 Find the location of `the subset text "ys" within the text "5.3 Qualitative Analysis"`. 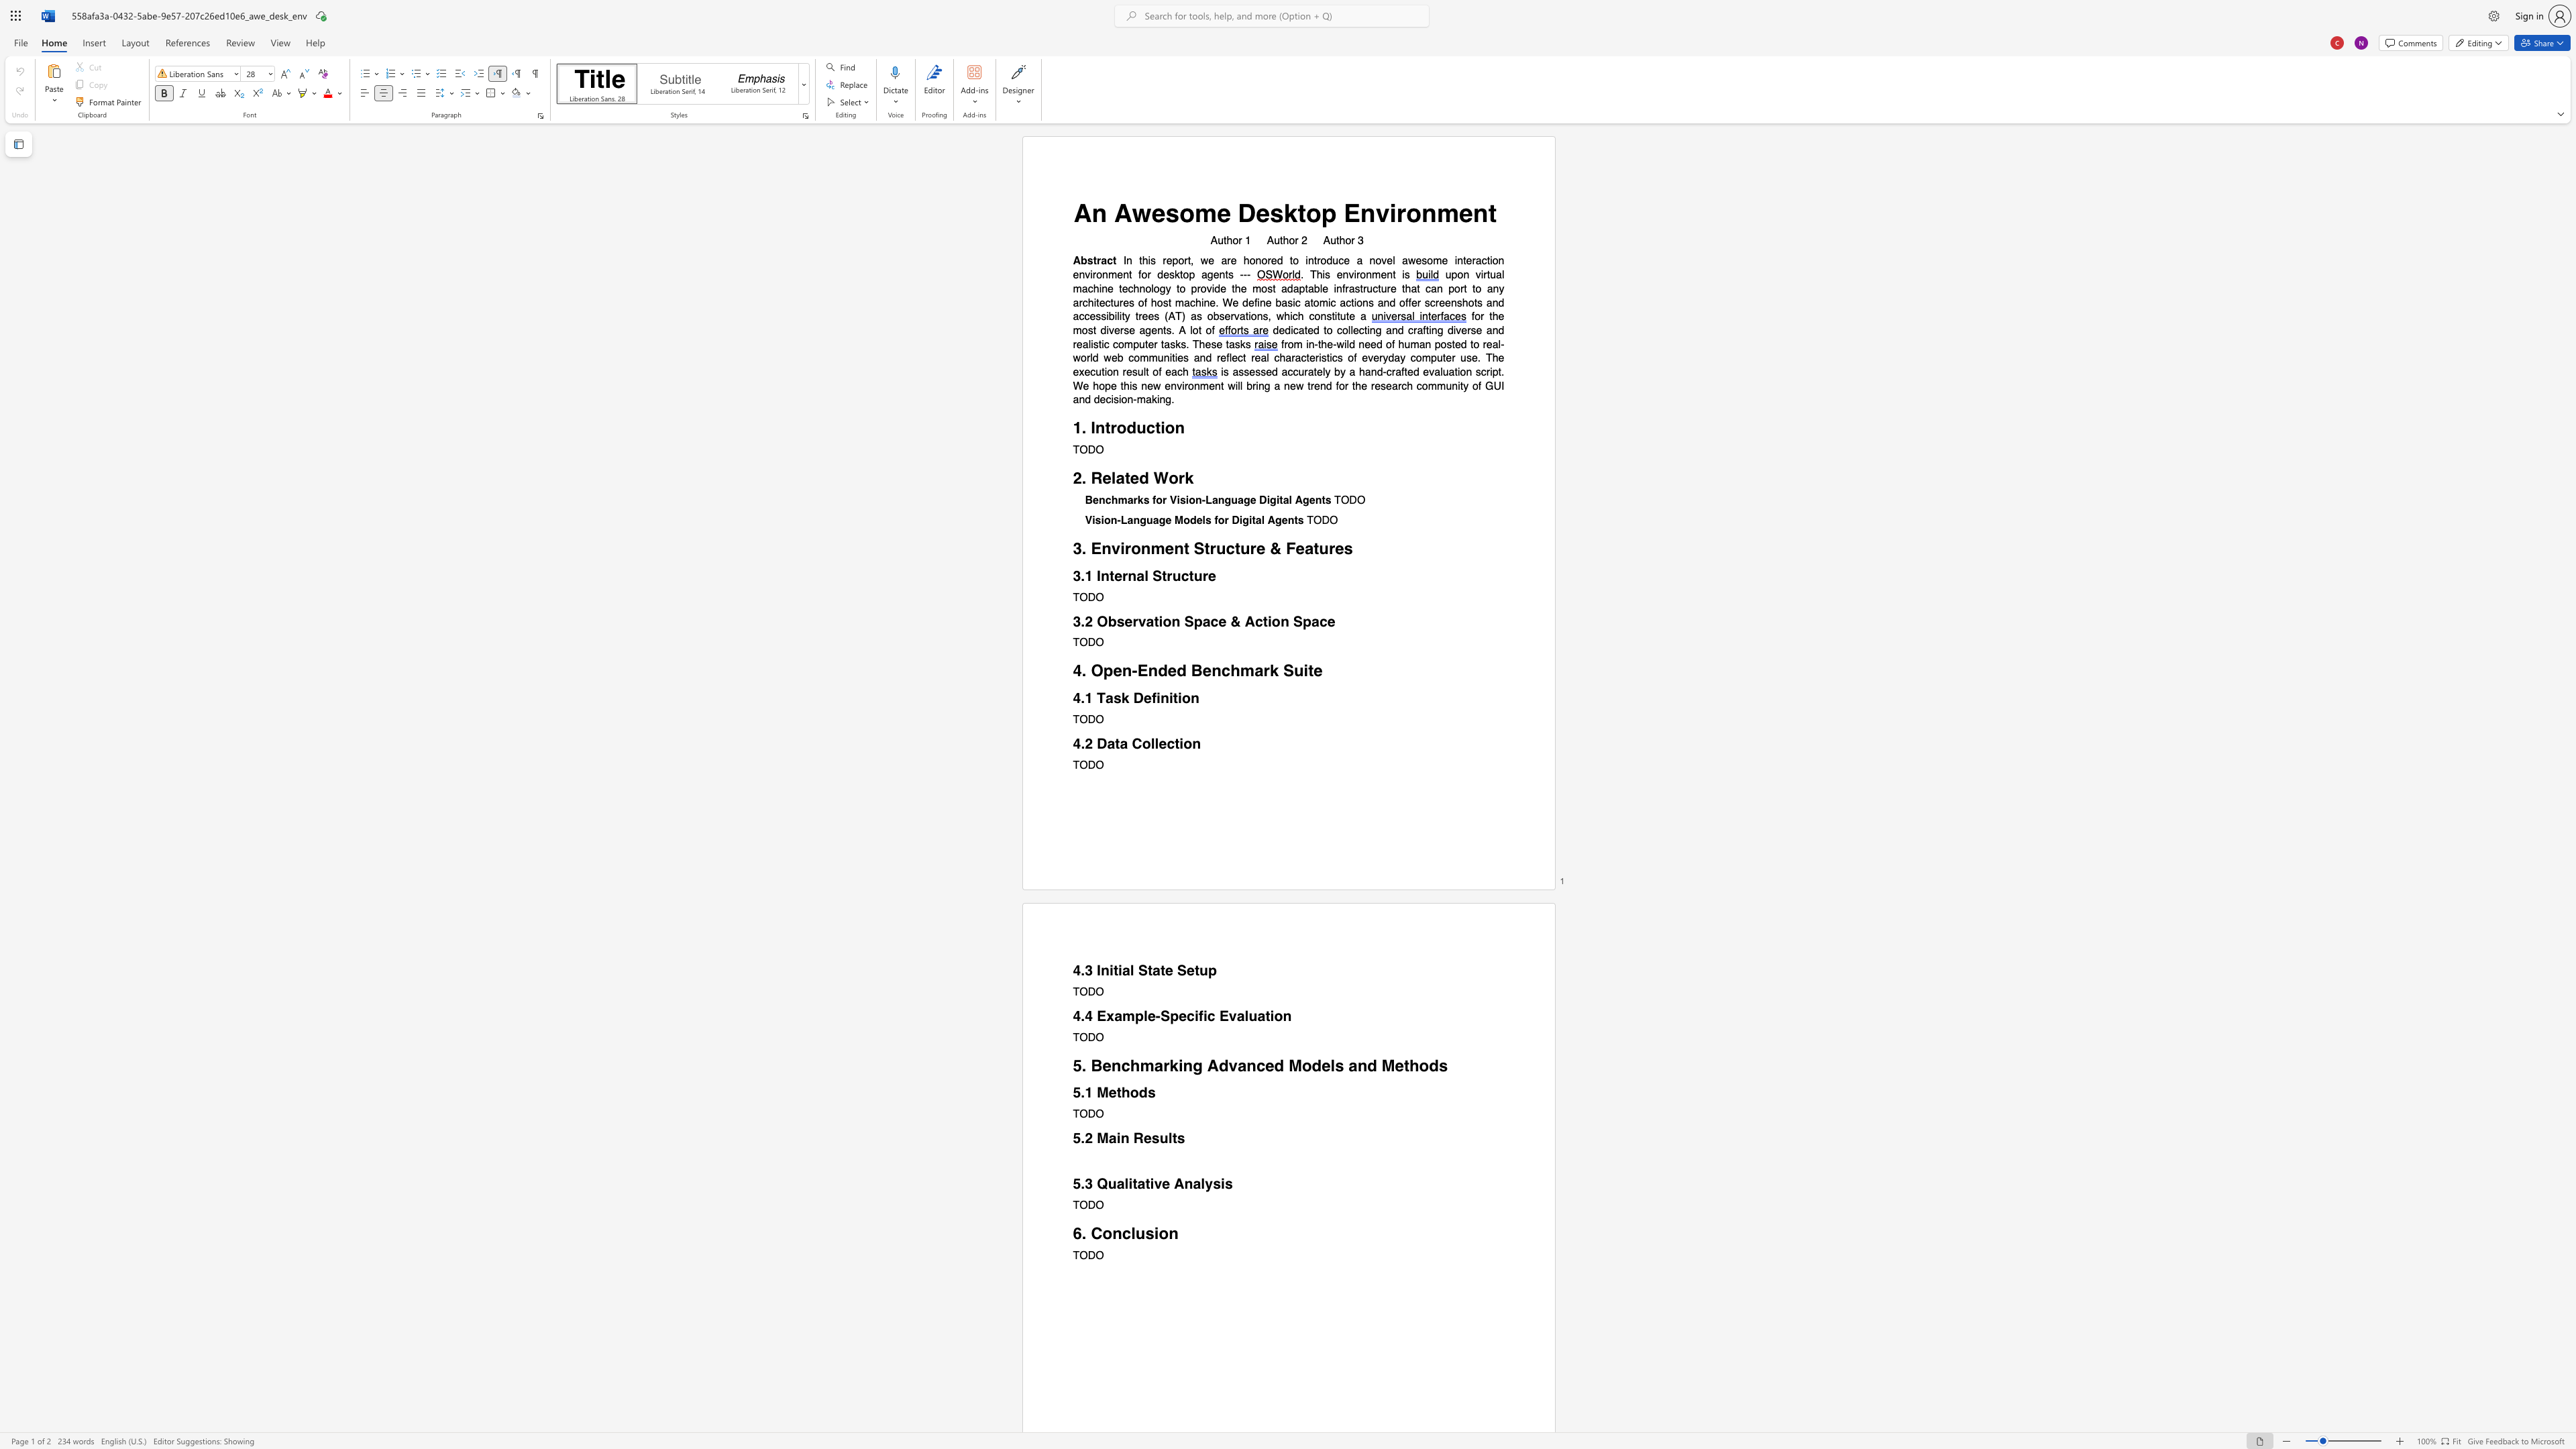

the subset text "ys" within the text "5.3 Qualitative Analysis" is located at coordinates (1204, 1183).